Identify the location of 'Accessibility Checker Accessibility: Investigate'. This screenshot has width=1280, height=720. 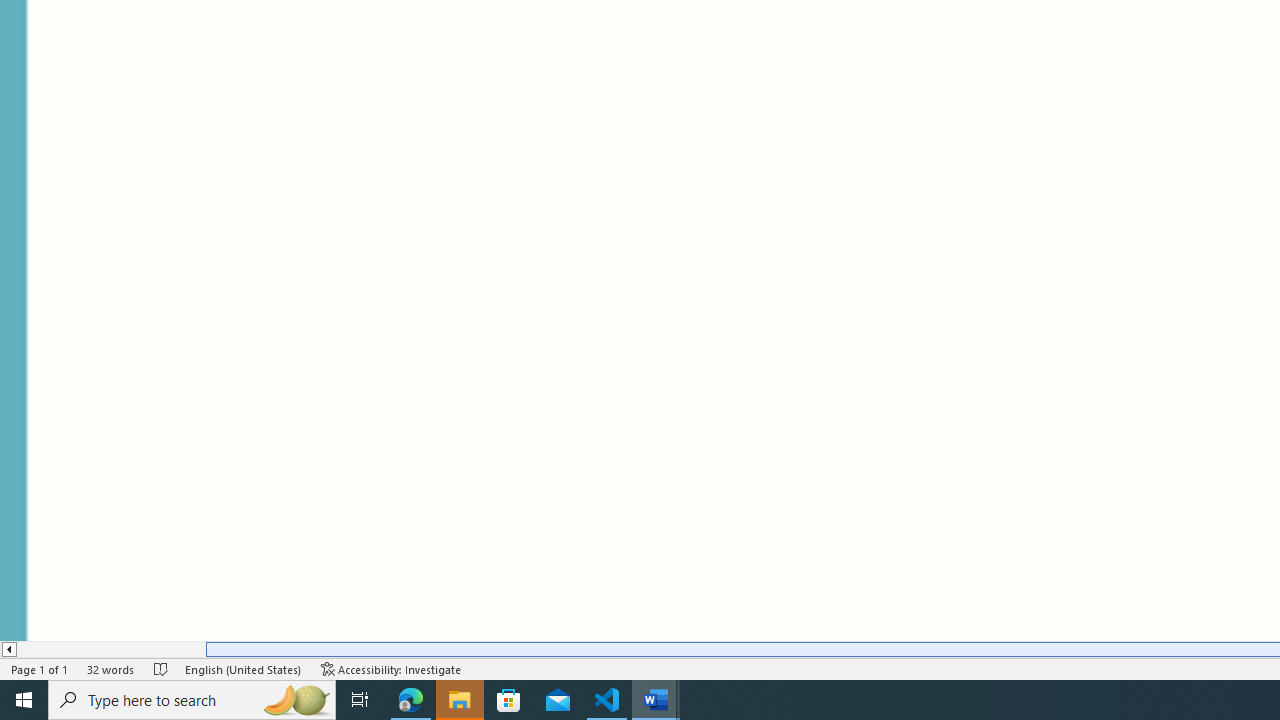
(391, 669).